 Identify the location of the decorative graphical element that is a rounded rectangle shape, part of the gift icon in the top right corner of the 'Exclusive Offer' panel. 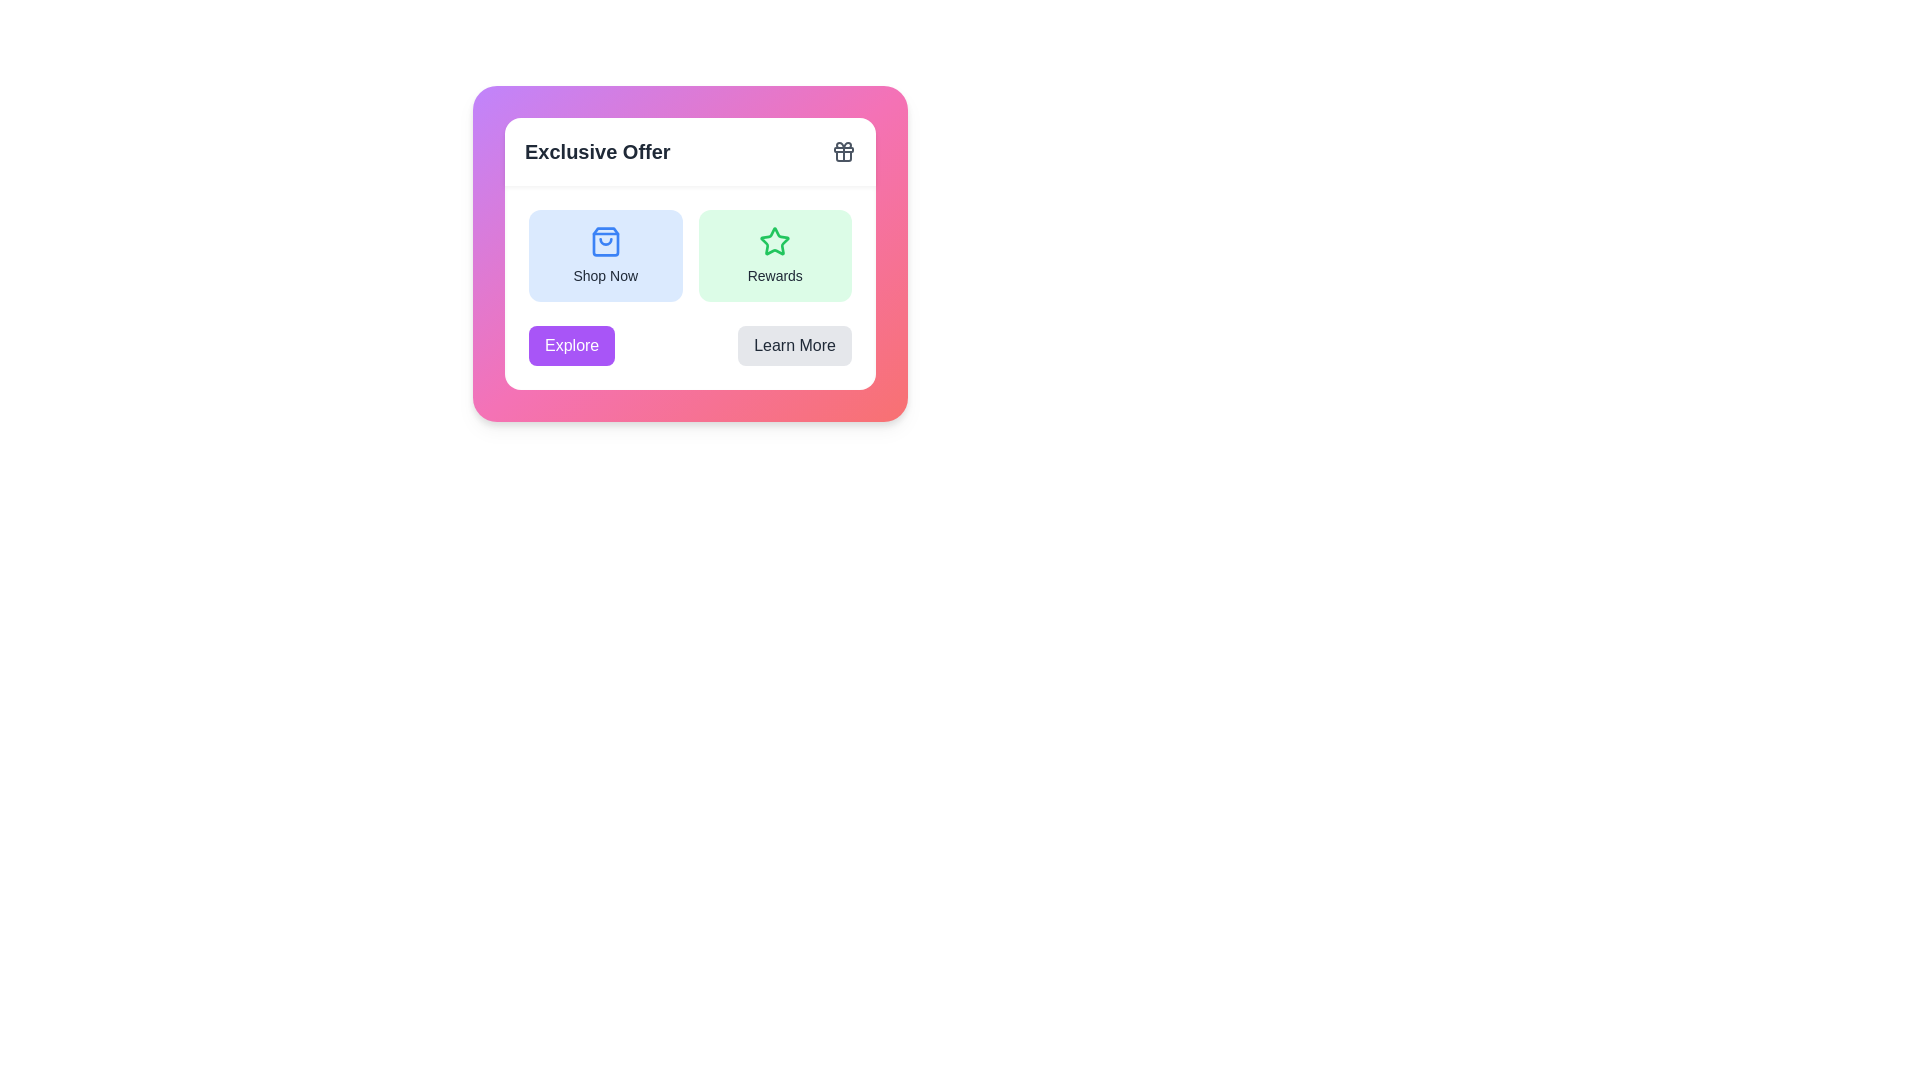
(844, 149).